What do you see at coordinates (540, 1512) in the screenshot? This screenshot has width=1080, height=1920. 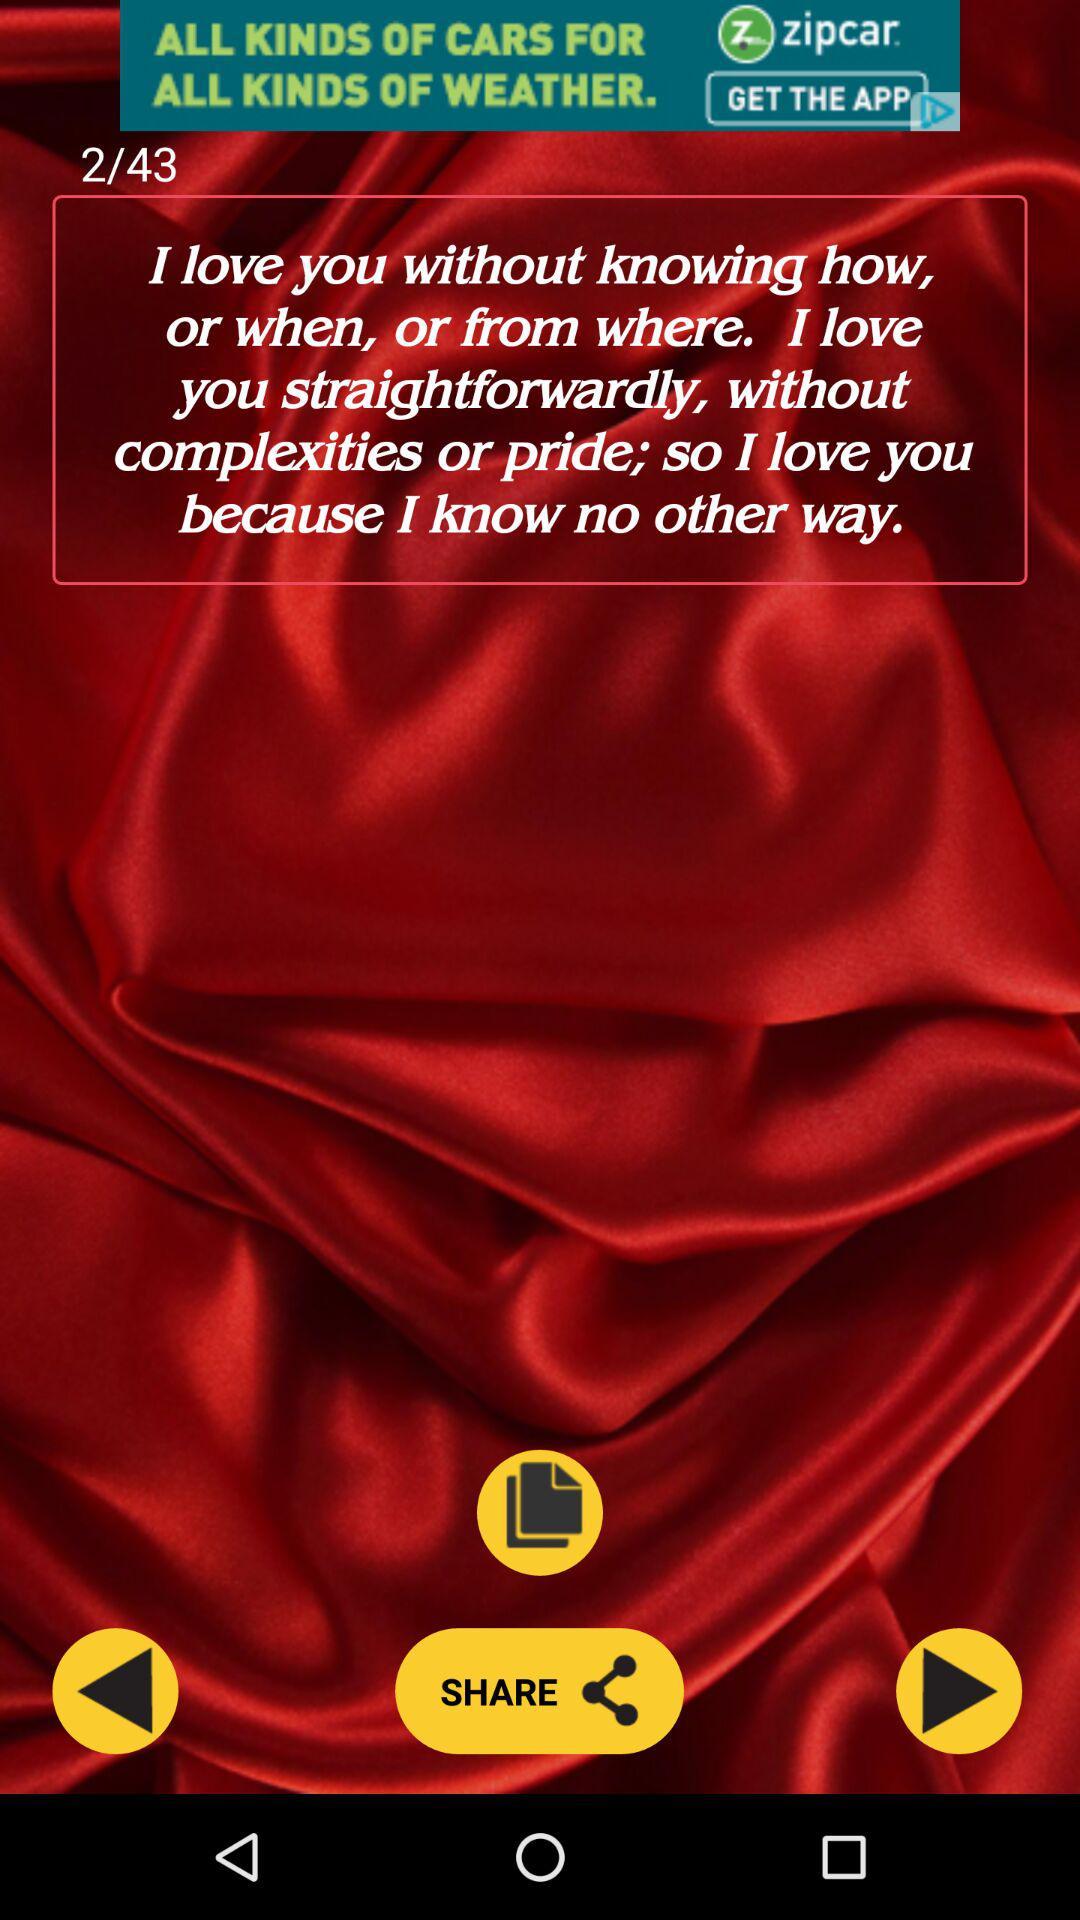 I see `the content` at bounding box center [540, 1512].